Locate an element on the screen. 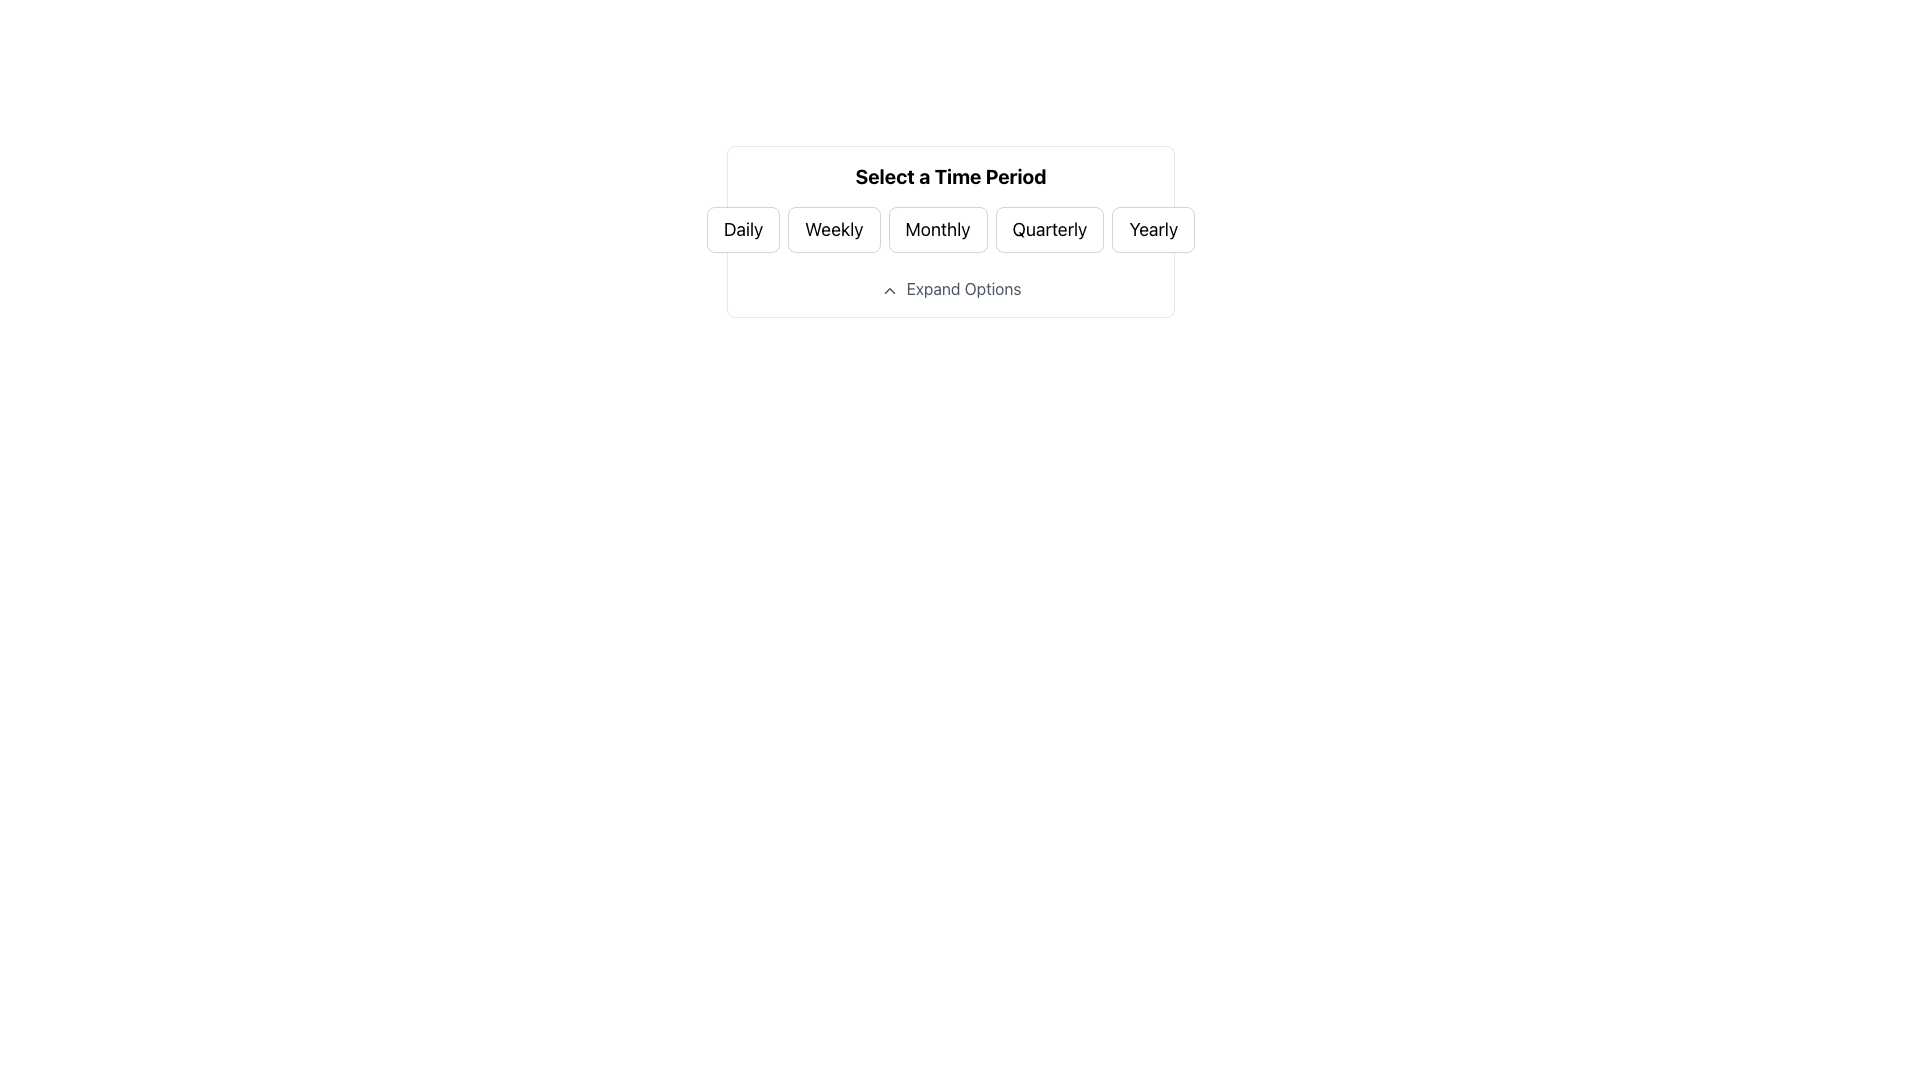  the 'Monthly' button, which is the third button in a row of five buttons, to change its shade is located at coordinates (937, 229).